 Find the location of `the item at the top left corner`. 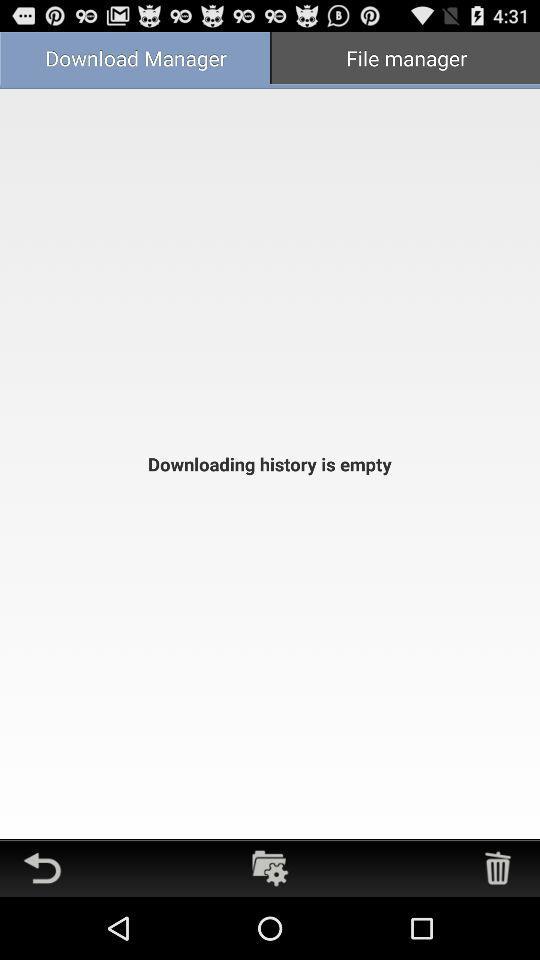

the item at the top left corner is located at coordinates (135, 59).